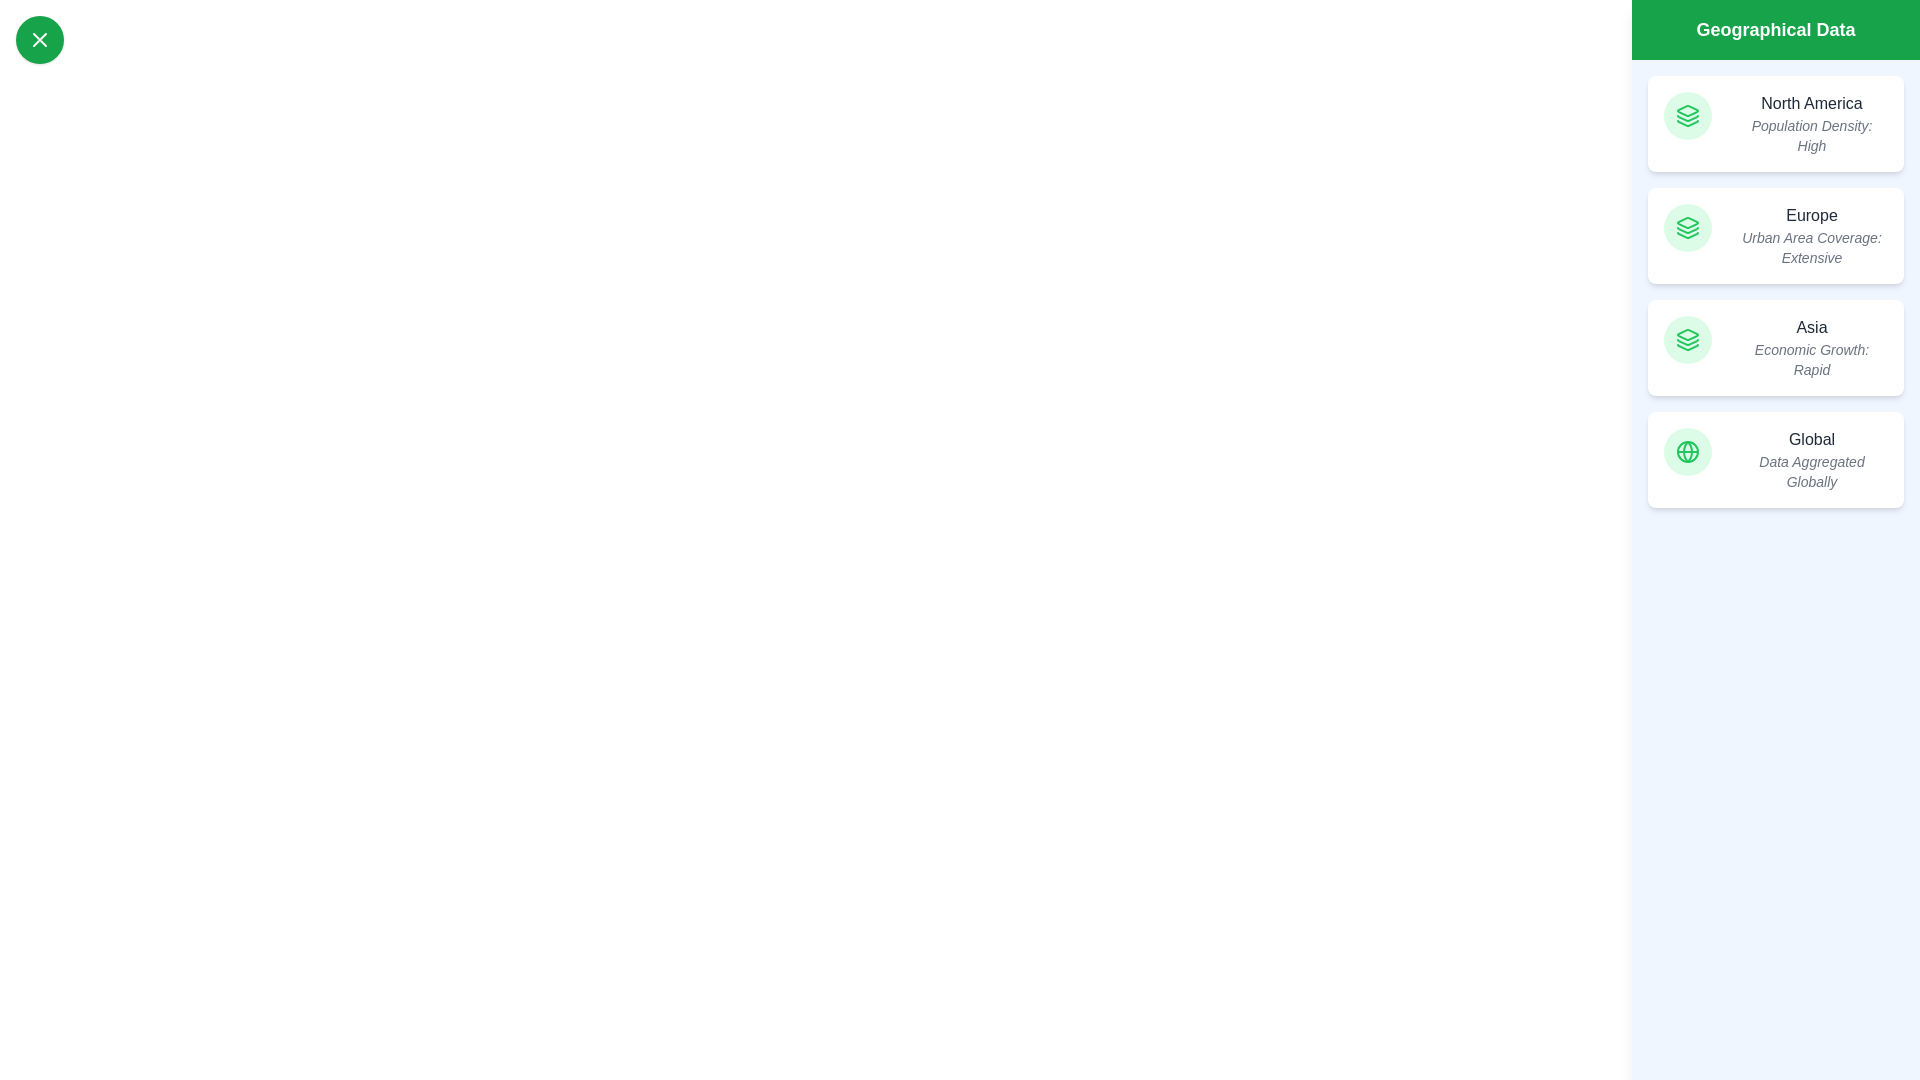 Image resolution: width=1920 pixels, height=1080 pixels. What do you see at coordinates (1776, 123) in the screenshot?
I see `the region North America from the list` at bounding box center [1776, 123].